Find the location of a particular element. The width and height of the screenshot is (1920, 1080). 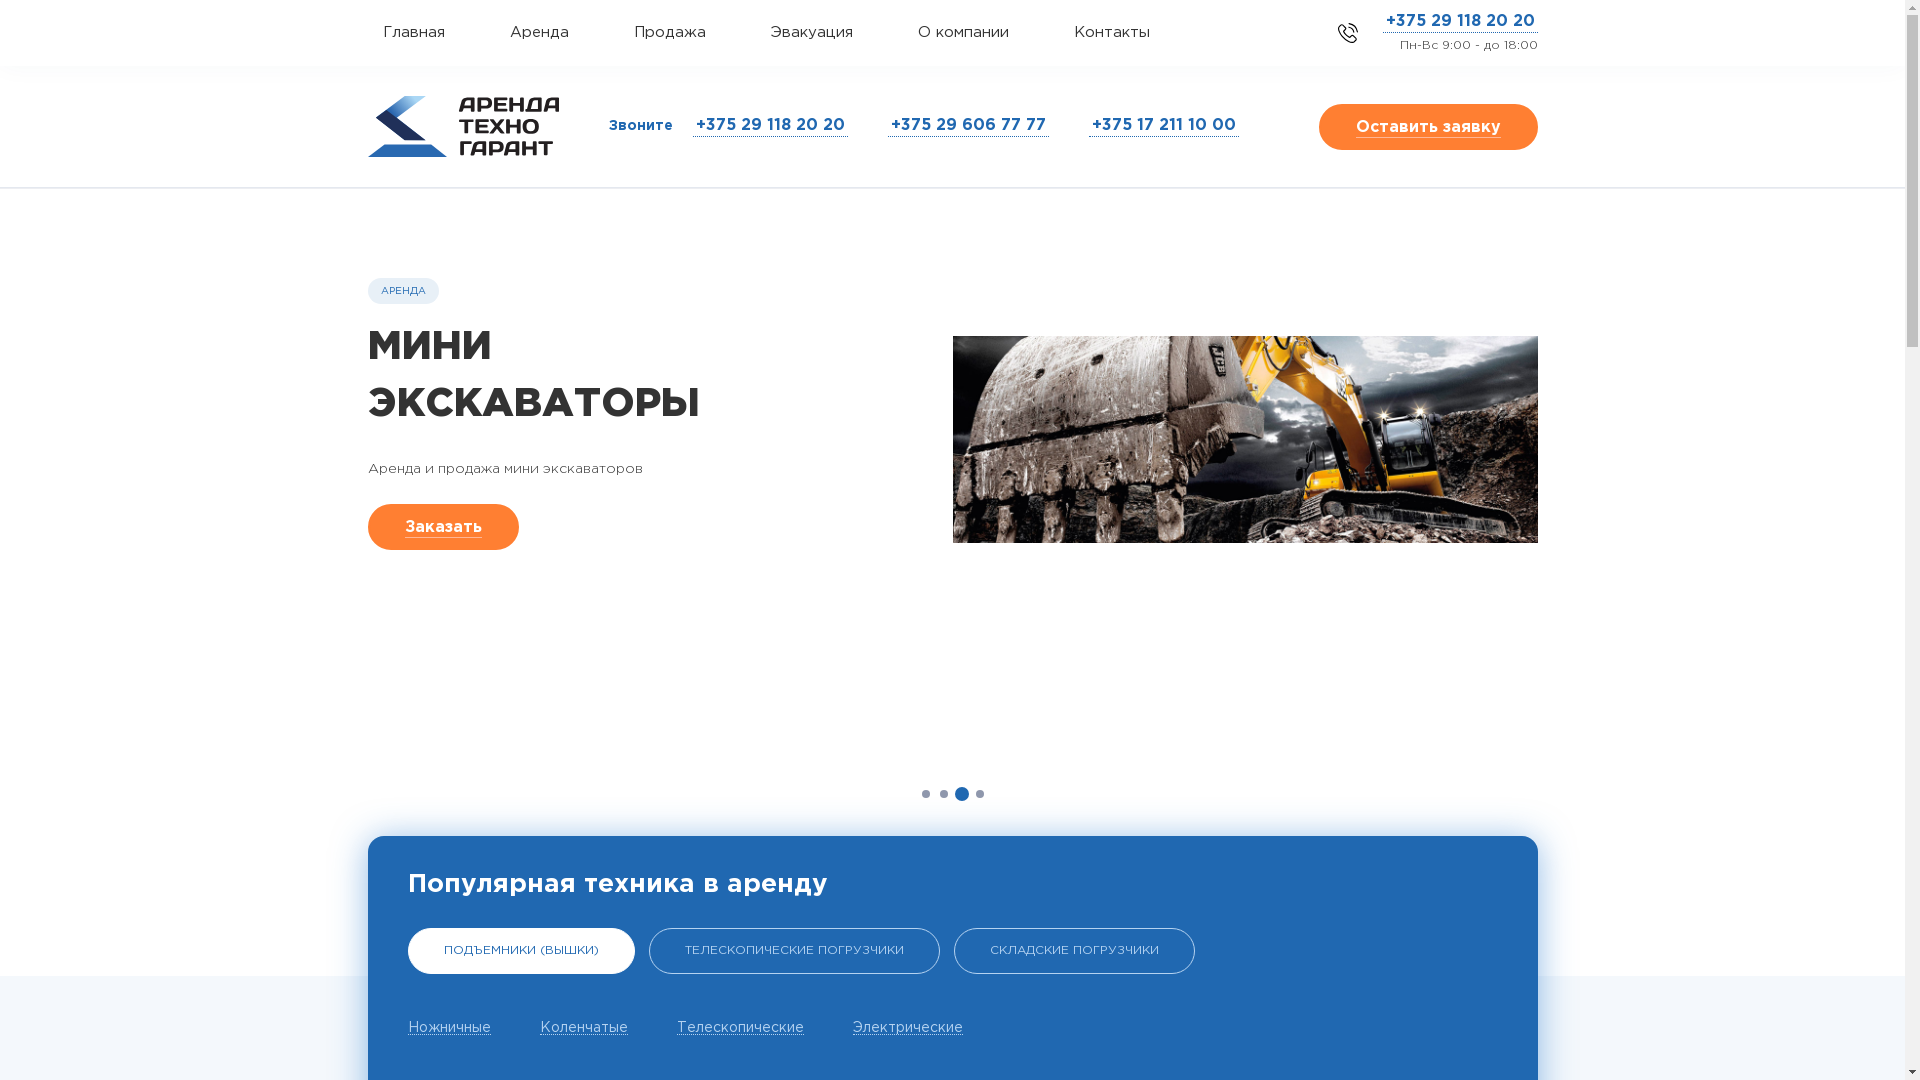

'+375 29 118 20 20' is located at coordinates (1381, 22).